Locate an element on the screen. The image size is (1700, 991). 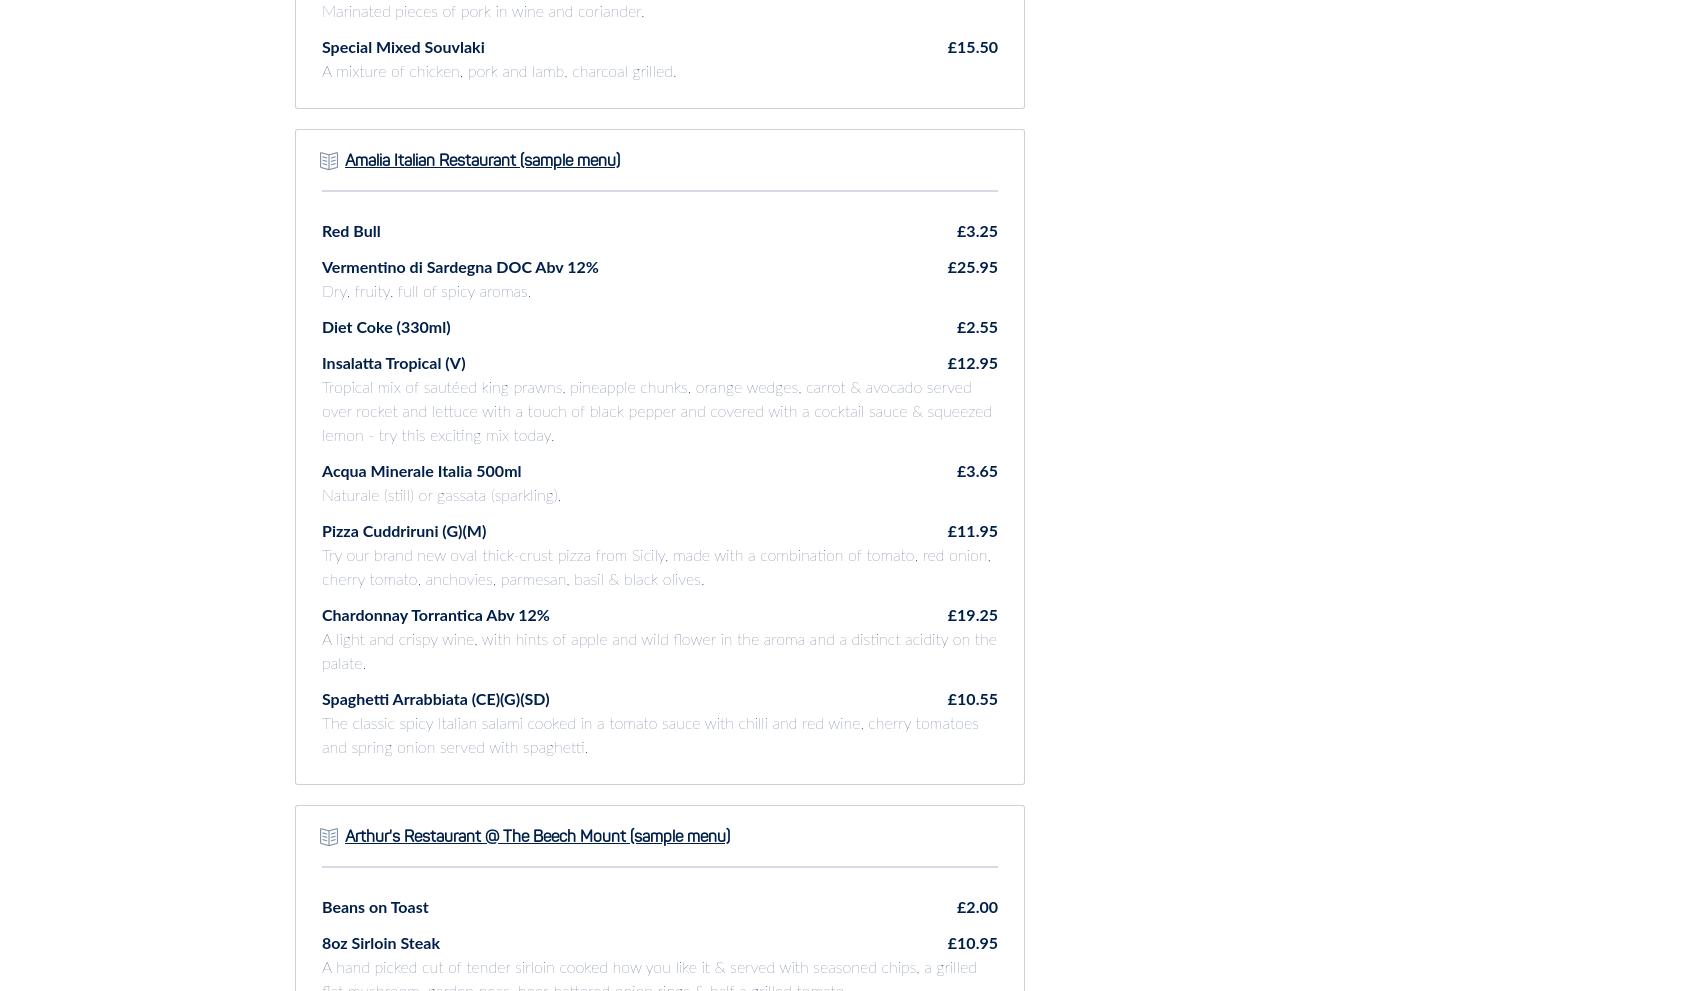
'Naturale (still) or gassata (sparkling).' is located at coordinates (441, 494).